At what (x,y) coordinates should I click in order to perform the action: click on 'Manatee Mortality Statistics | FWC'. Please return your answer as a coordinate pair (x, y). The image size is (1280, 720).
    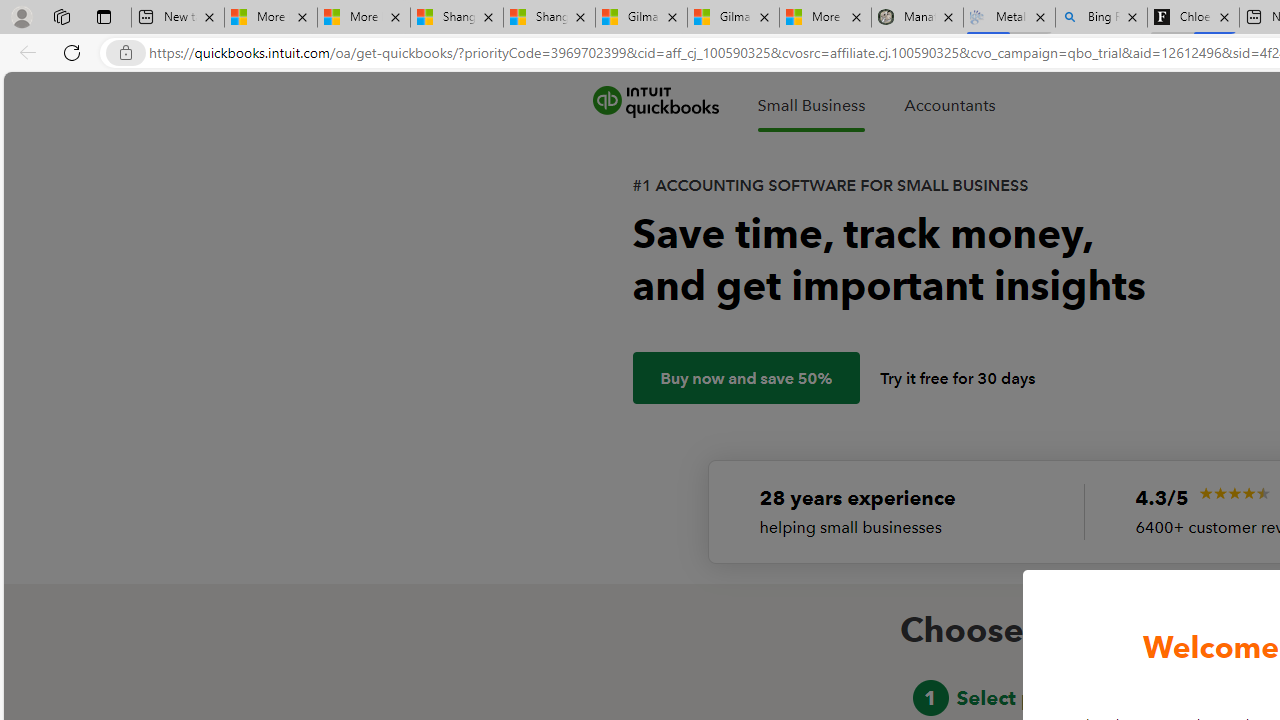
    Looking at the image, I should click on (916, 17).